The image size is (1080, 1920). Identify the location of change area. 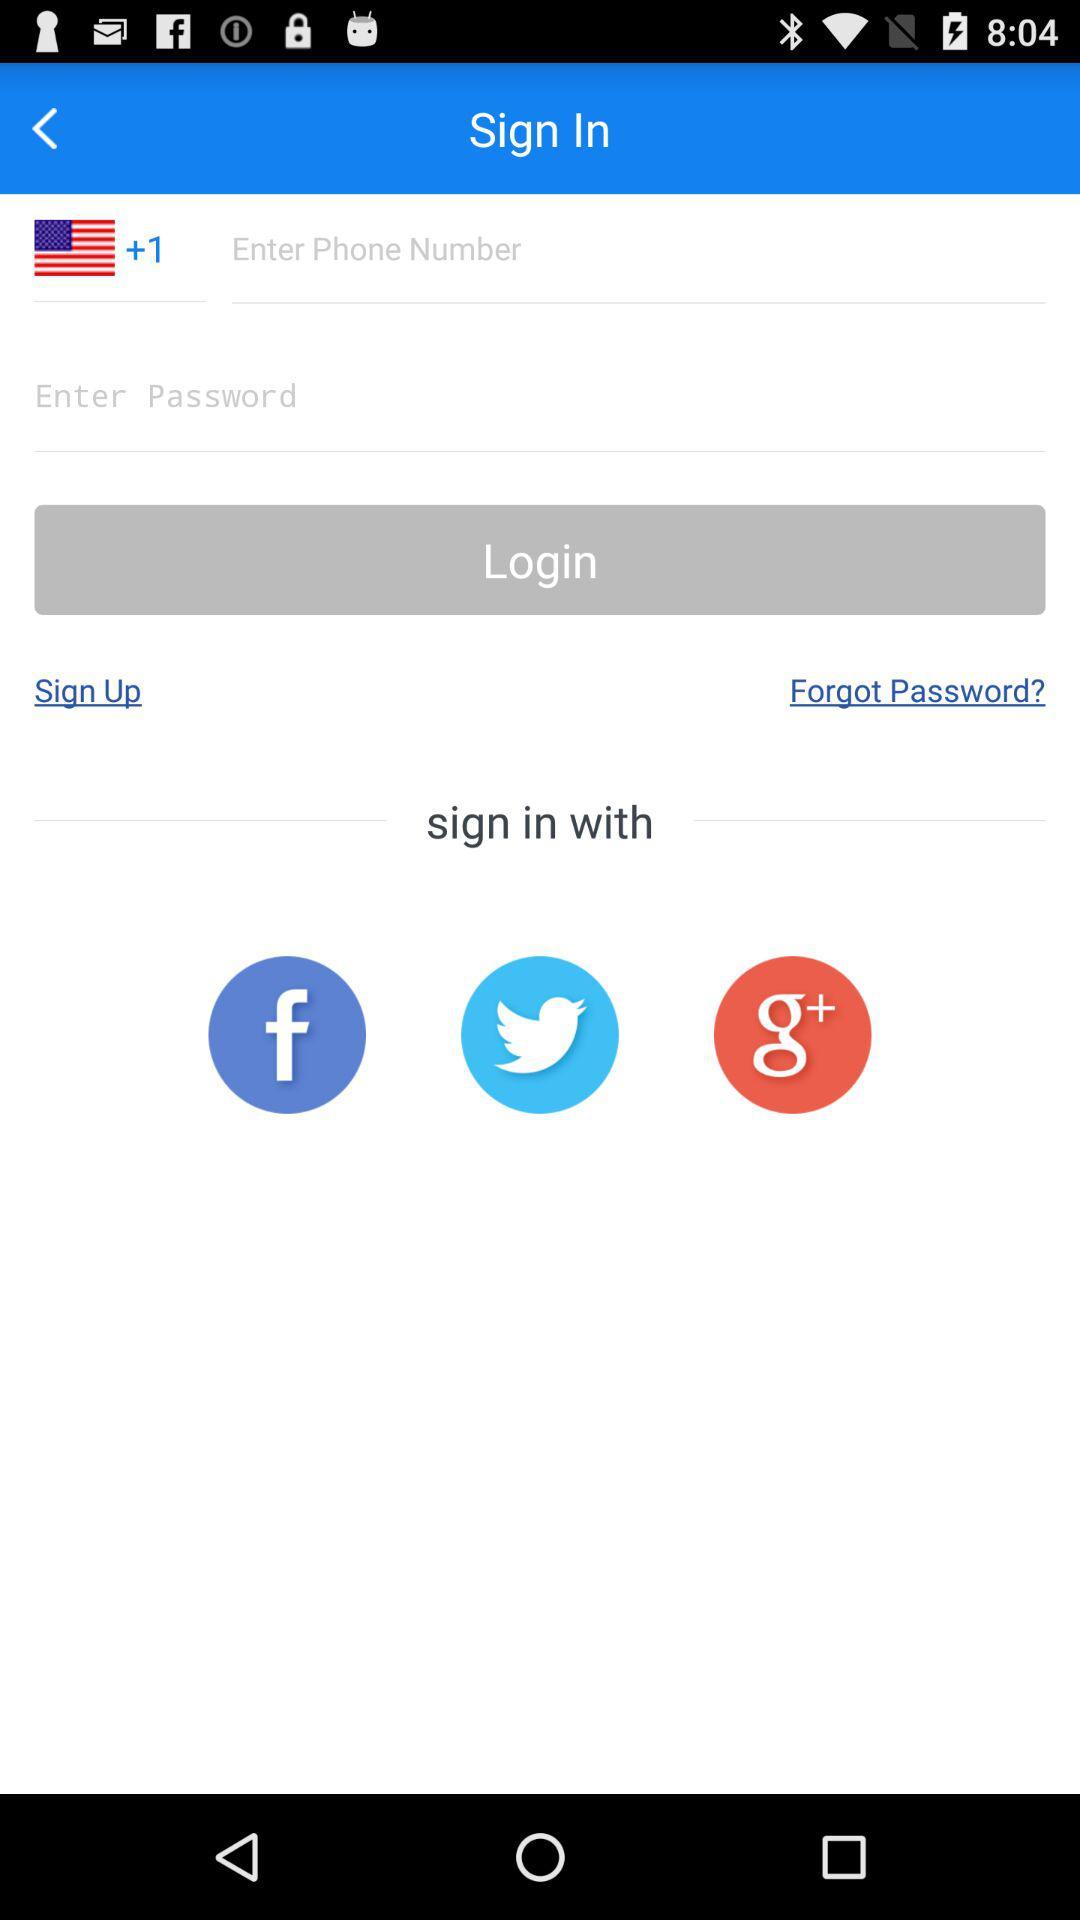
(73, 246).